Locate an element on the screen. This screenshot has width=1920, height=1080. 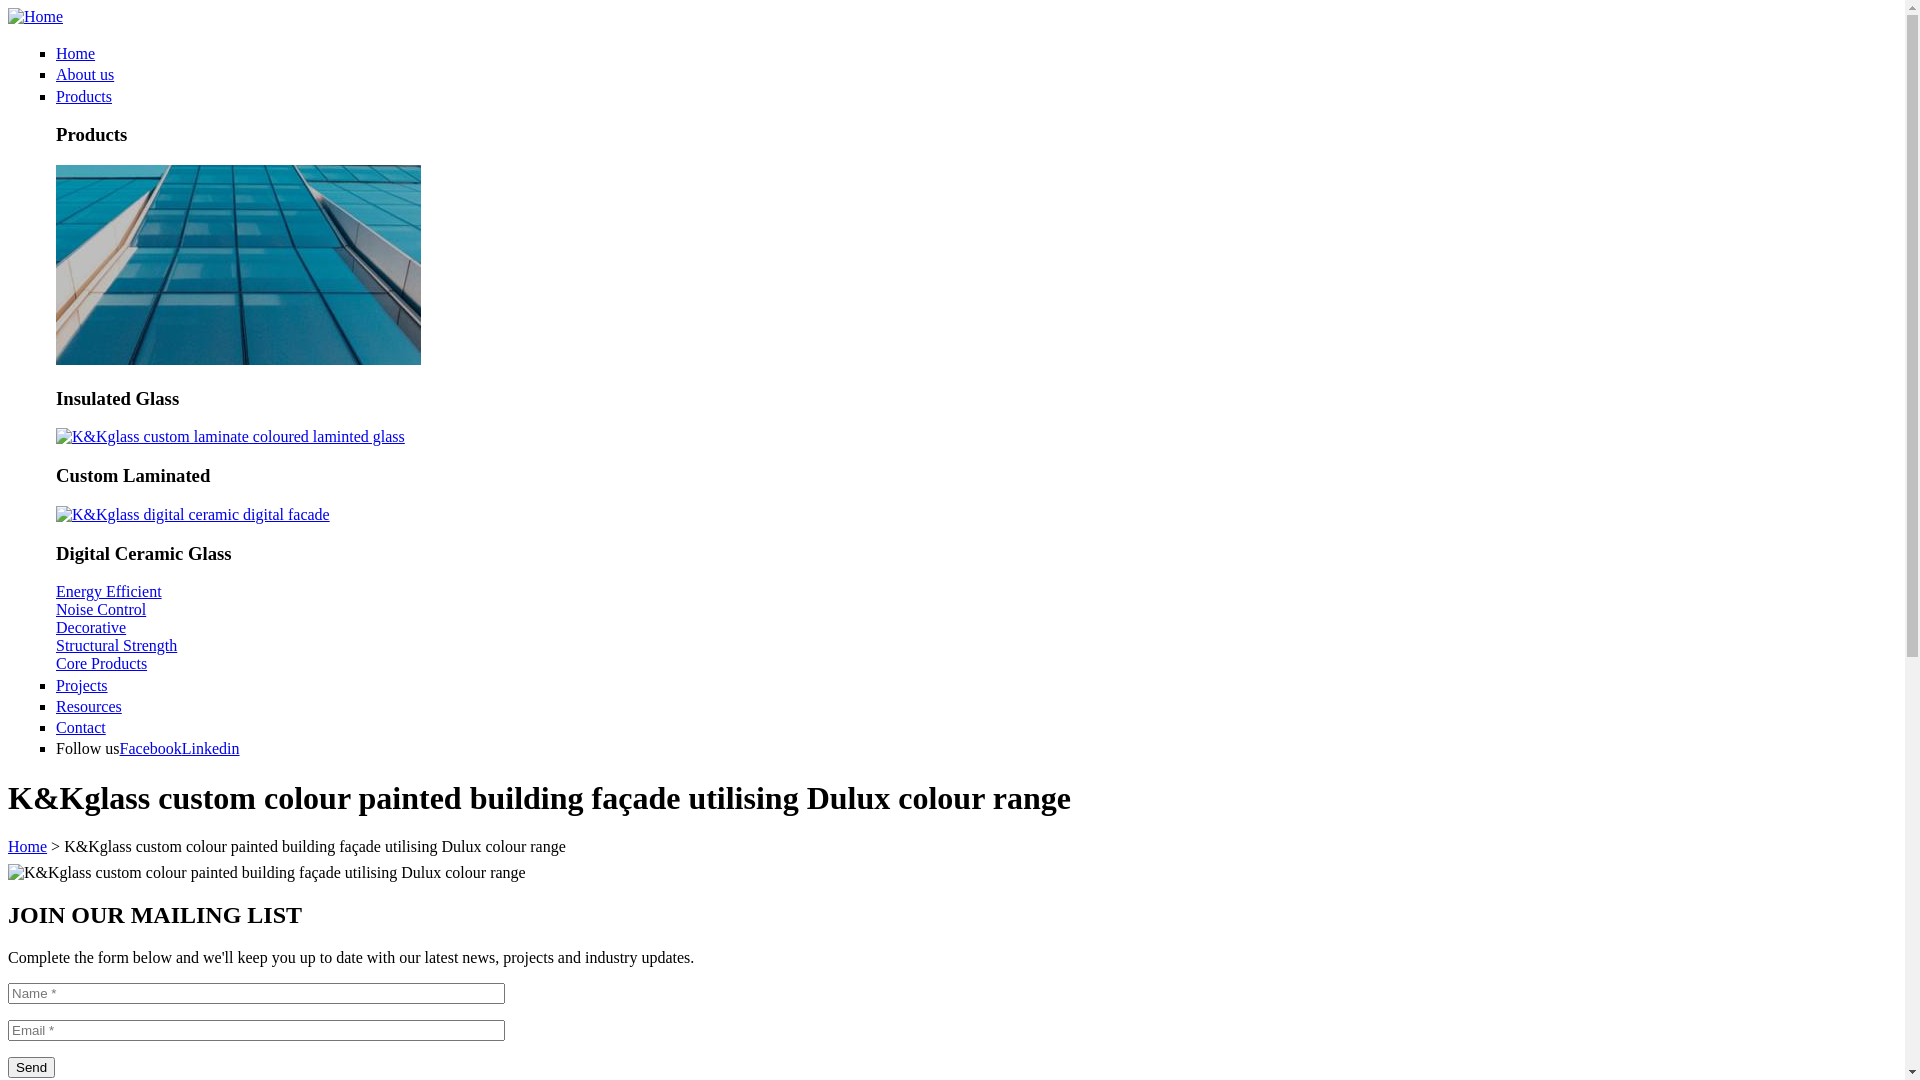
'Send' is located at coordinates (8, 1066).